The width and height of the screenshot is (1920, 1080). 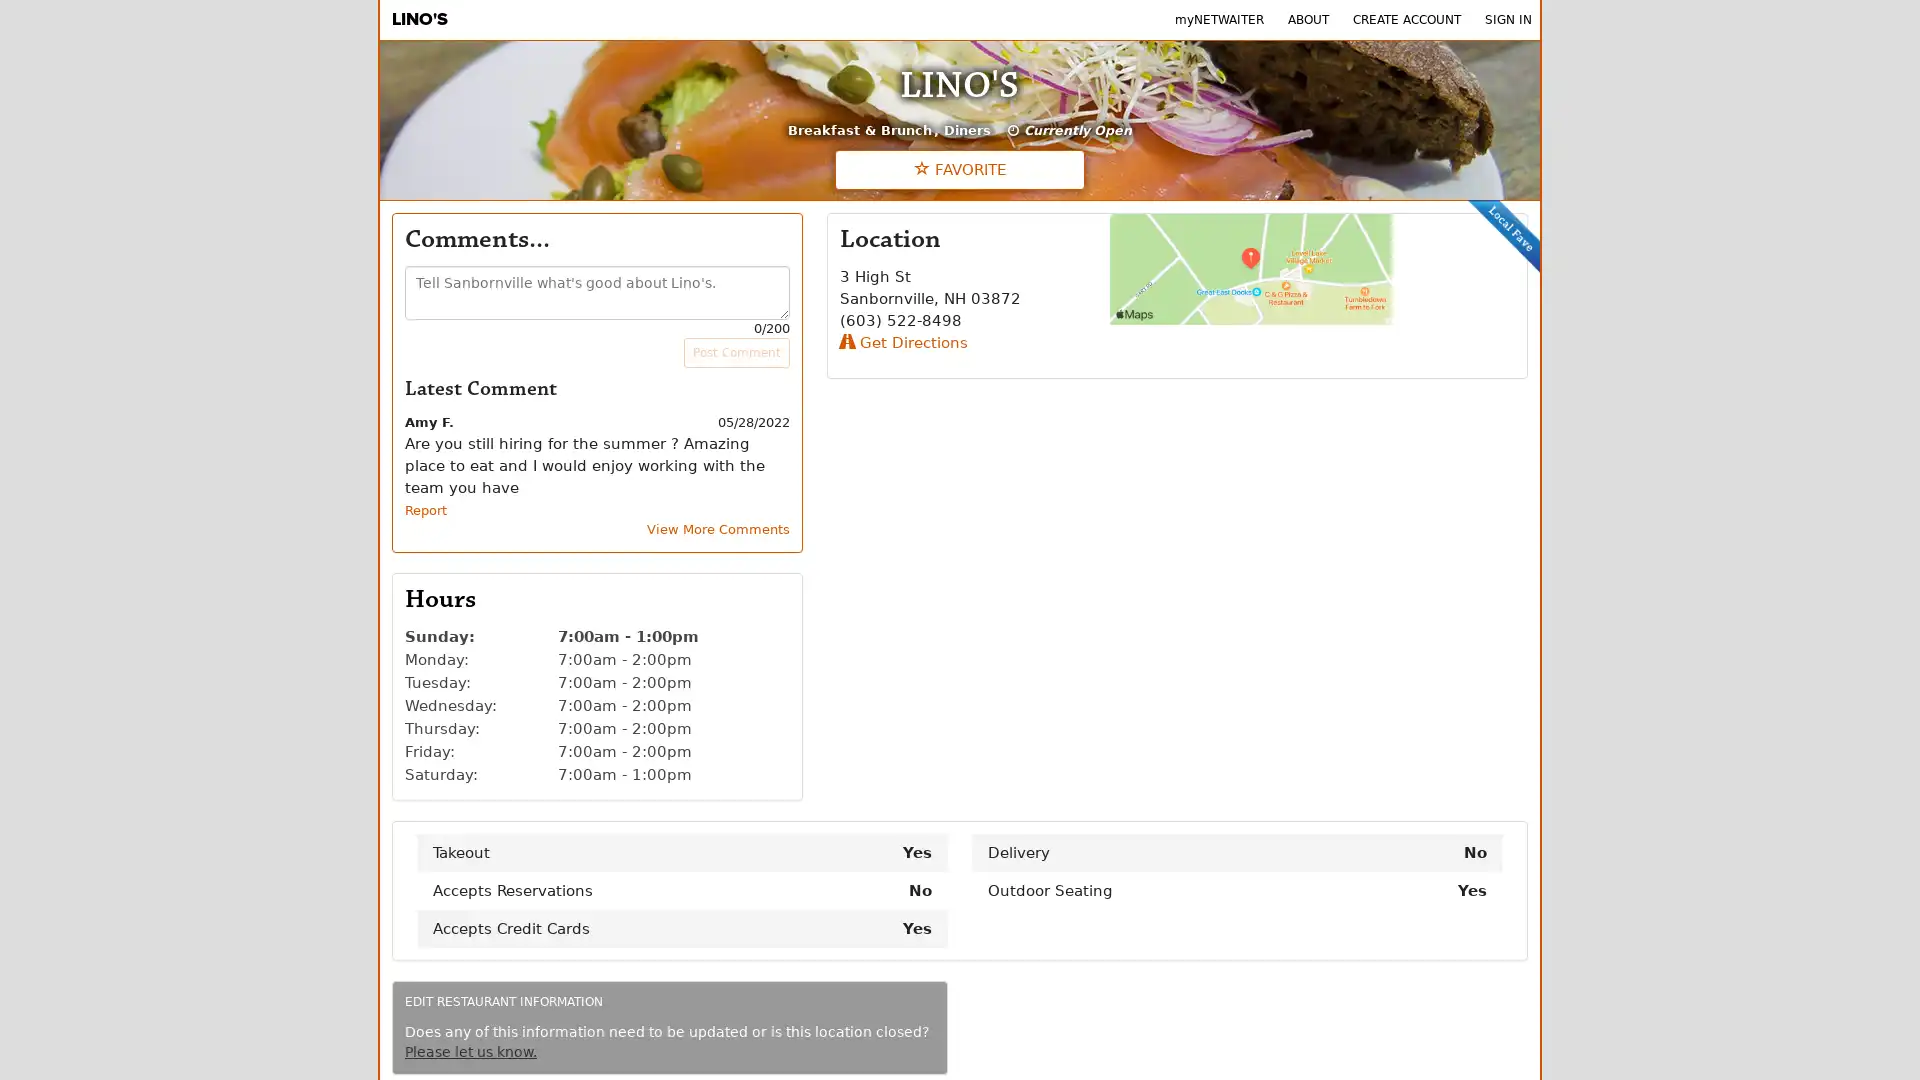 What do you see at coordinates (736, 352) in the screenshot?
I see `Post Comment` at bounding box center [736, 352].